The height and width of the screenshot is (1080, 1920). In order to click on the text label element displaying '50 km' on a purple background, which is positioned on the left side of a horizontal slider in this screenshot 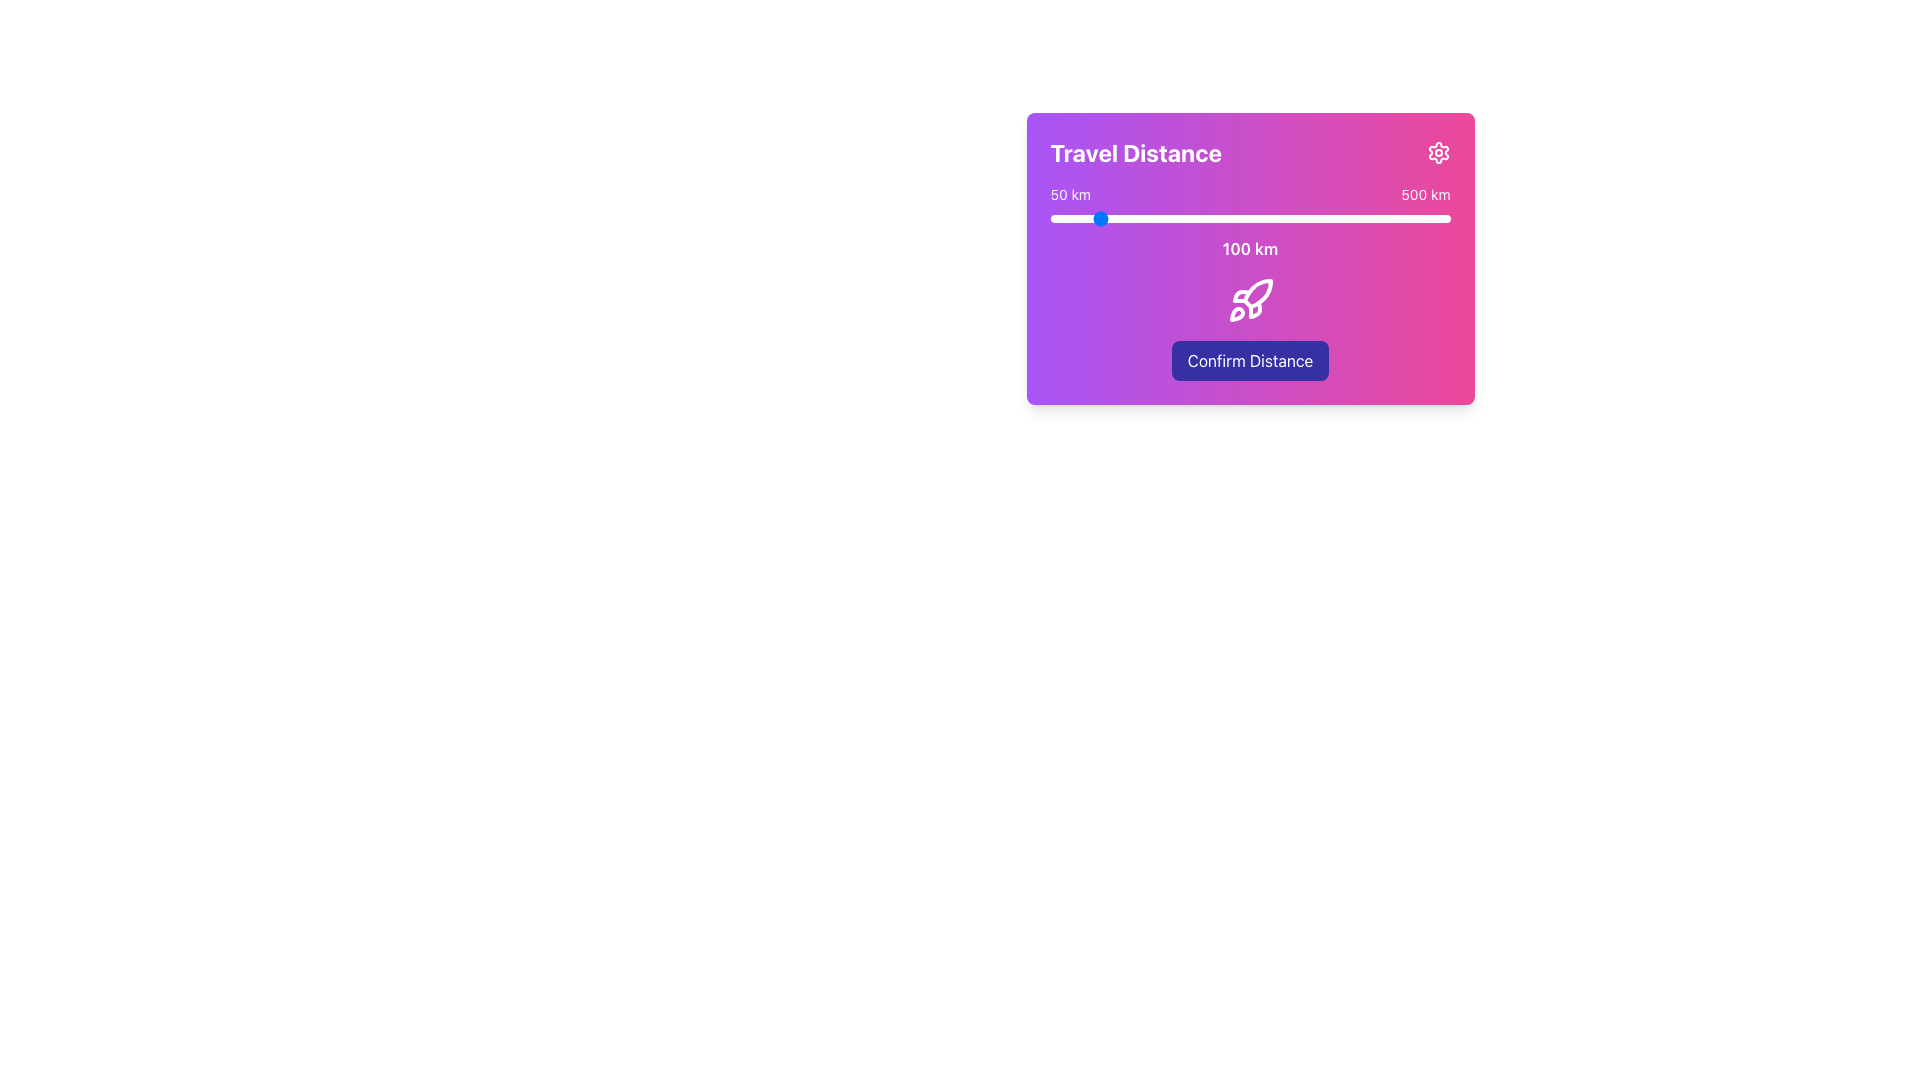, I will do `click(1069, 195)`.